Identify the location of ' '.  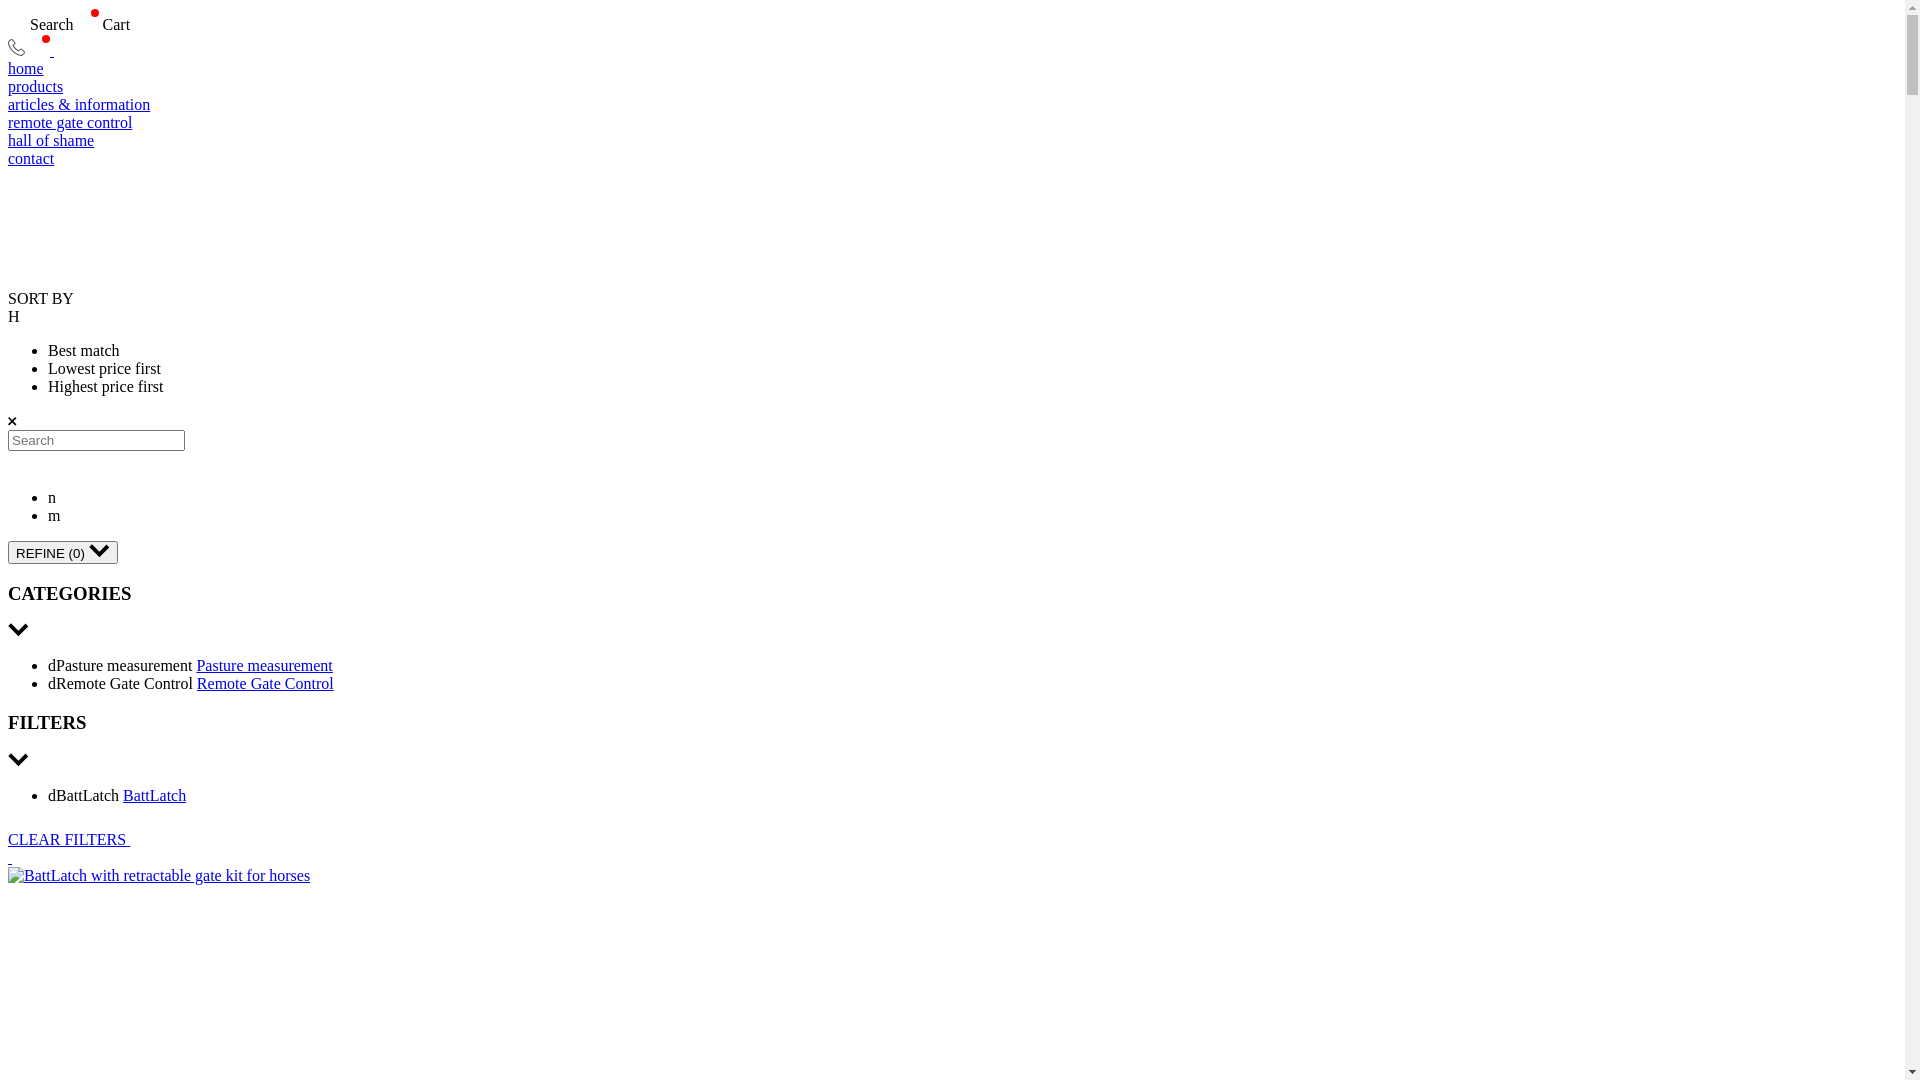
(9, 856).